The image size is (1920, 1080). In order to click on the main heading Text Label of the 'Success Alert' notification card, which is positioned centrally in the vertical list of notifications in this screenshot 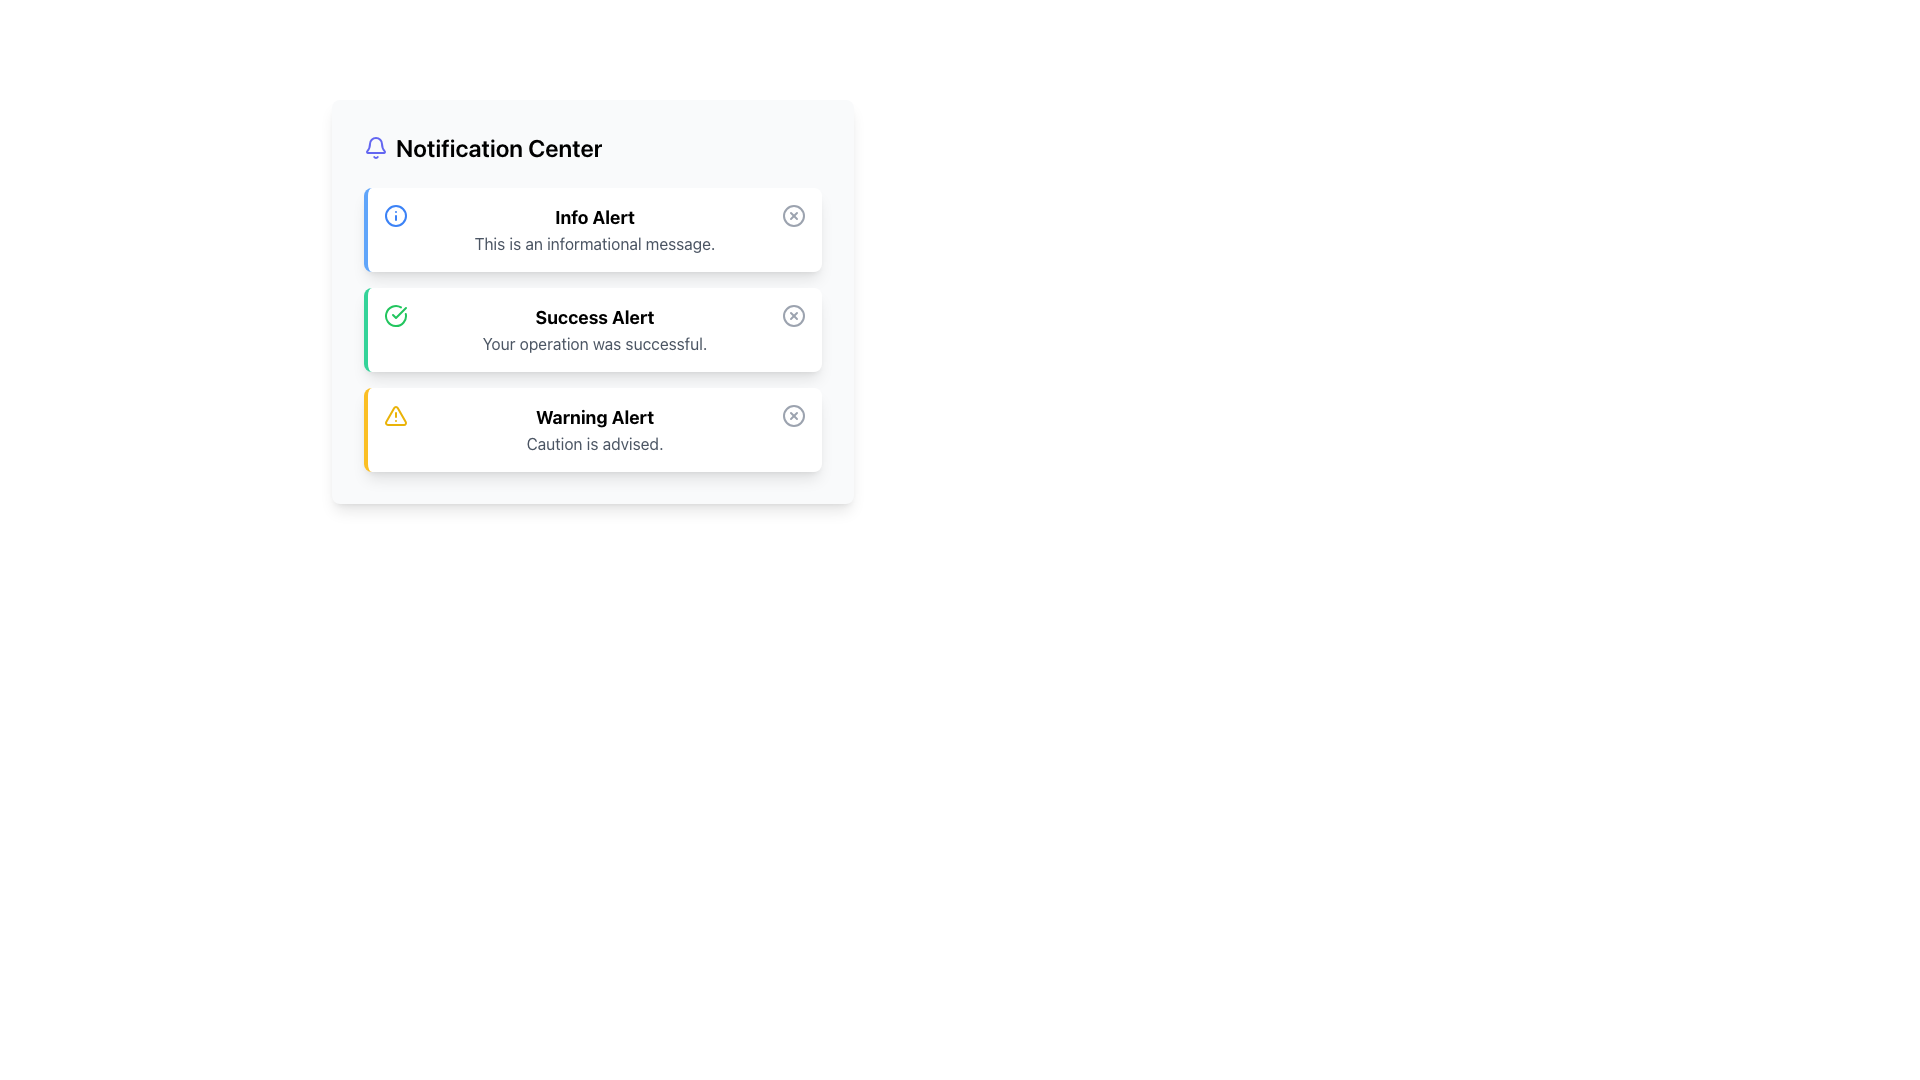, I will do `click(594, 316)`.